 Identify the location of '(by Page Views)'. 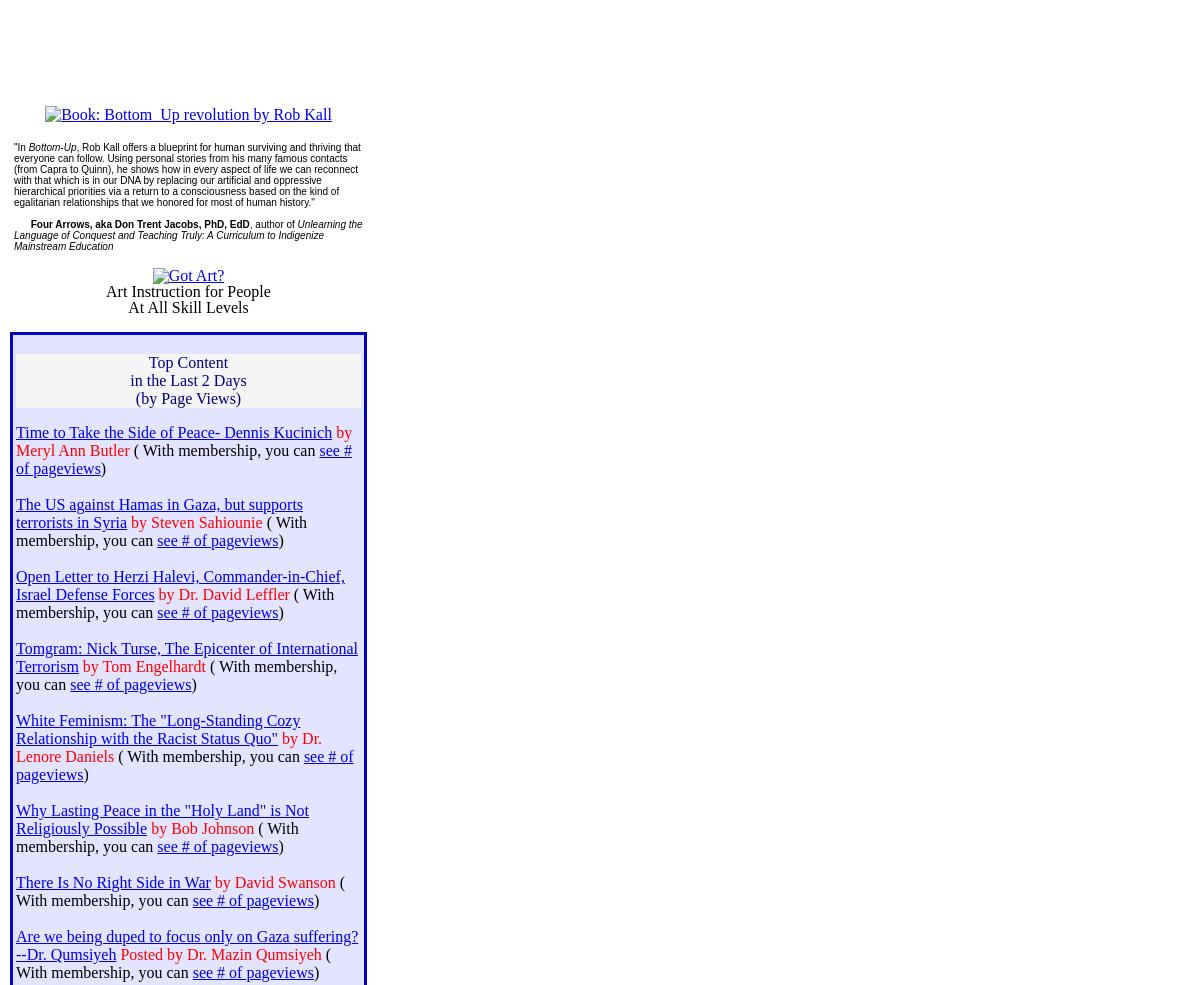
(186, 397).